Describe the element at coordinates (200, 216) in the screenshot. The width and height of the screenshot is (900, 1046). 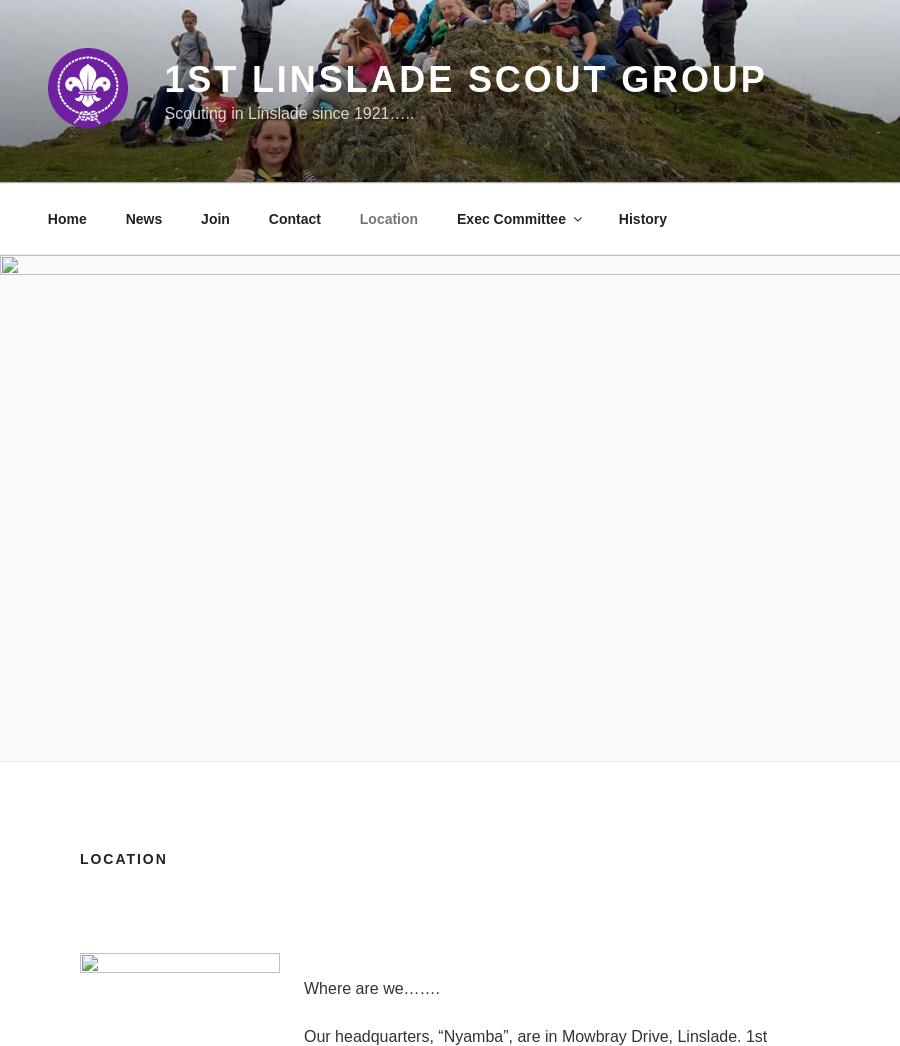
I see `'Join'` at that location.